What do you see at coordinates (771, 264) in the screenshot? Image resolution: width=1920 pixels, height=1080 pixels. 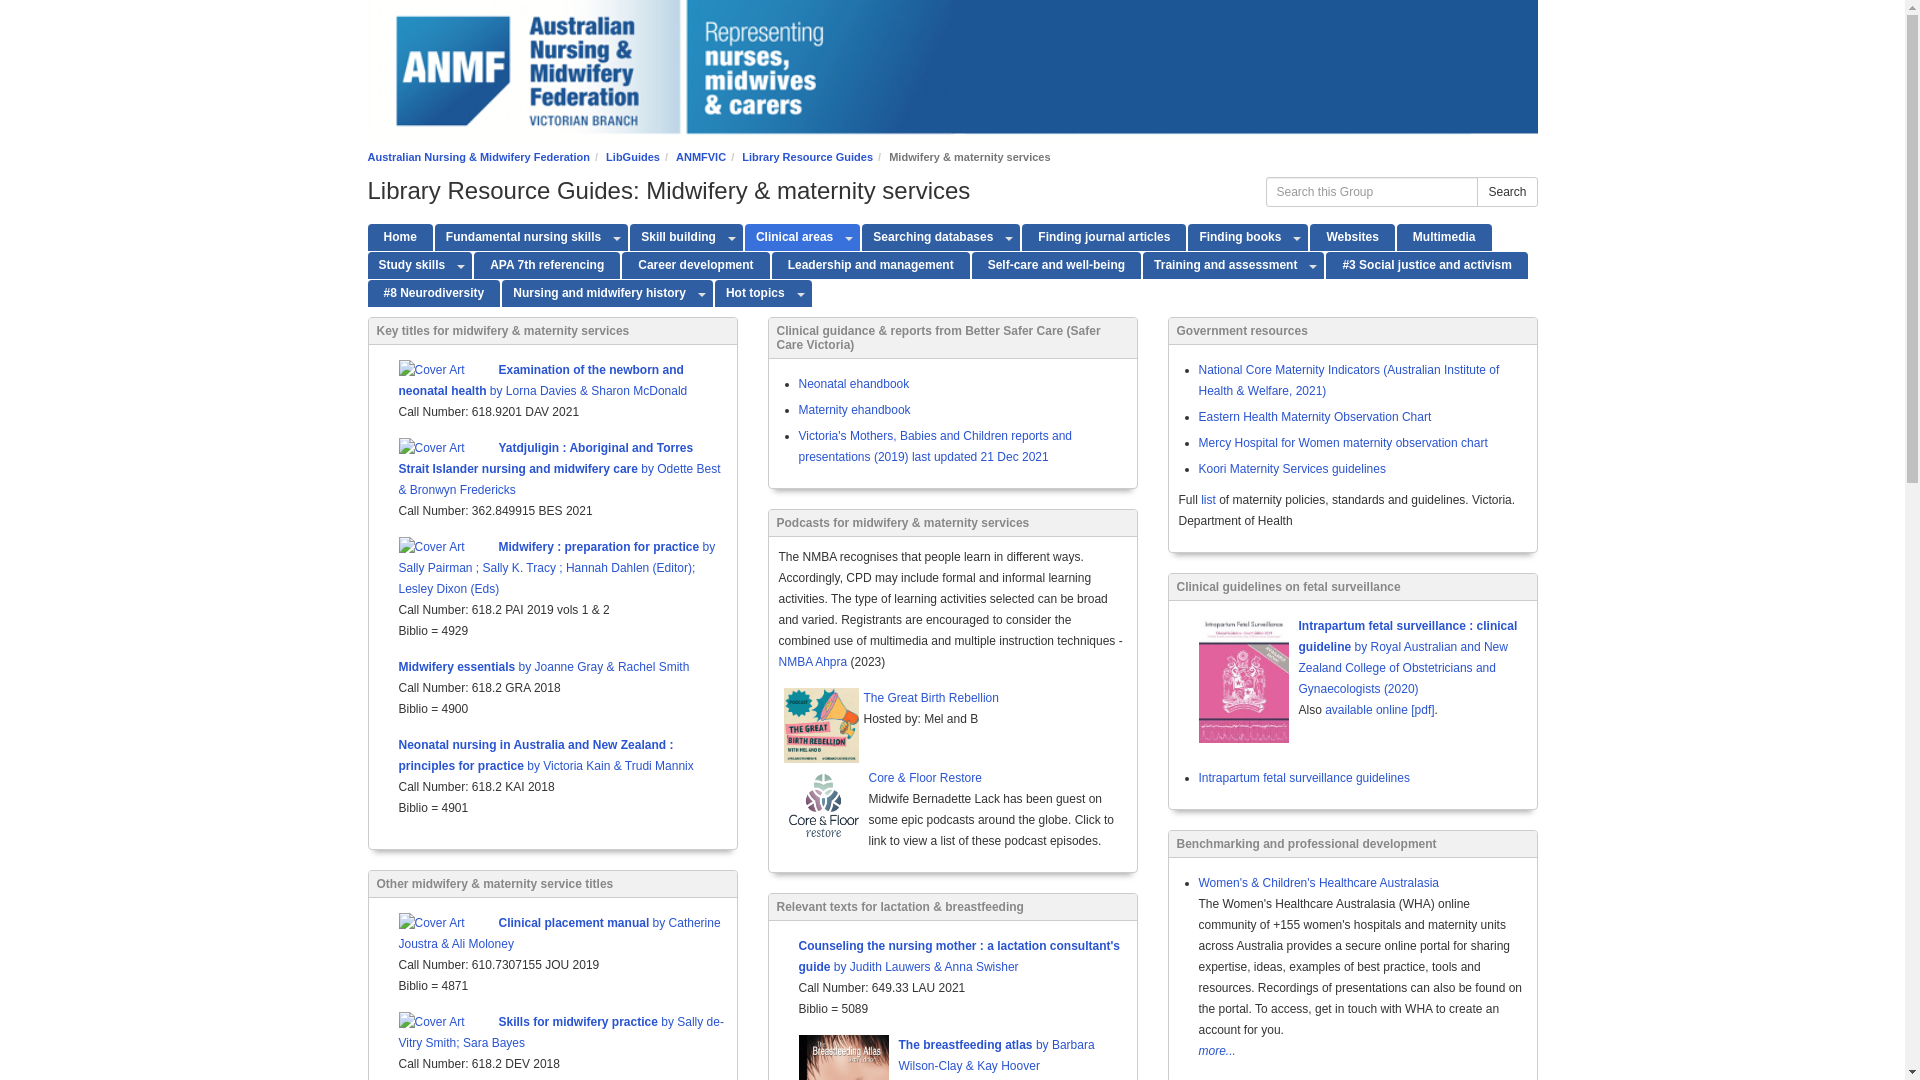 I see `'Leadership and management'` at bounding box center [771, 264].